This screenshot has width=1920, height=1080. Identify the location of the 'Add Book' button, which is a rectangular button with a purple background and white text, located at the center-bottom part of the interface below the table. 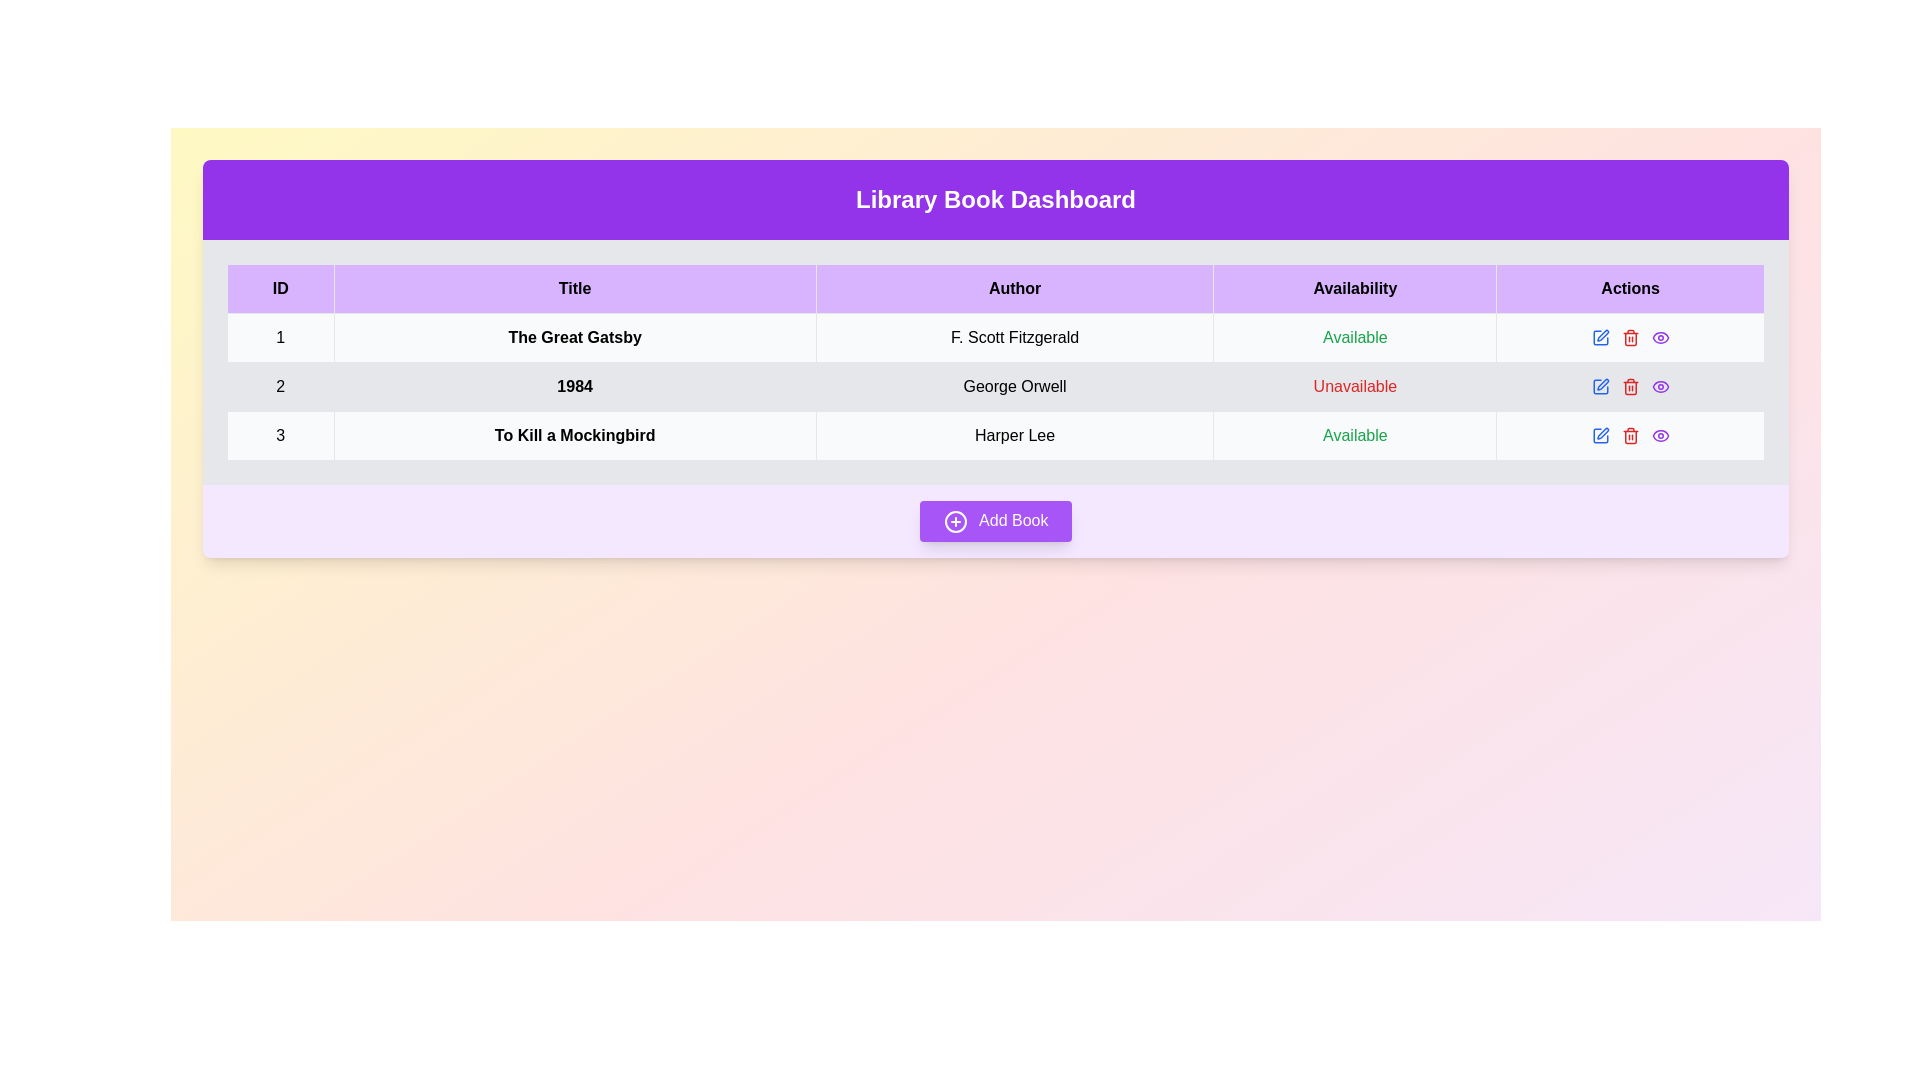
(995, 520).